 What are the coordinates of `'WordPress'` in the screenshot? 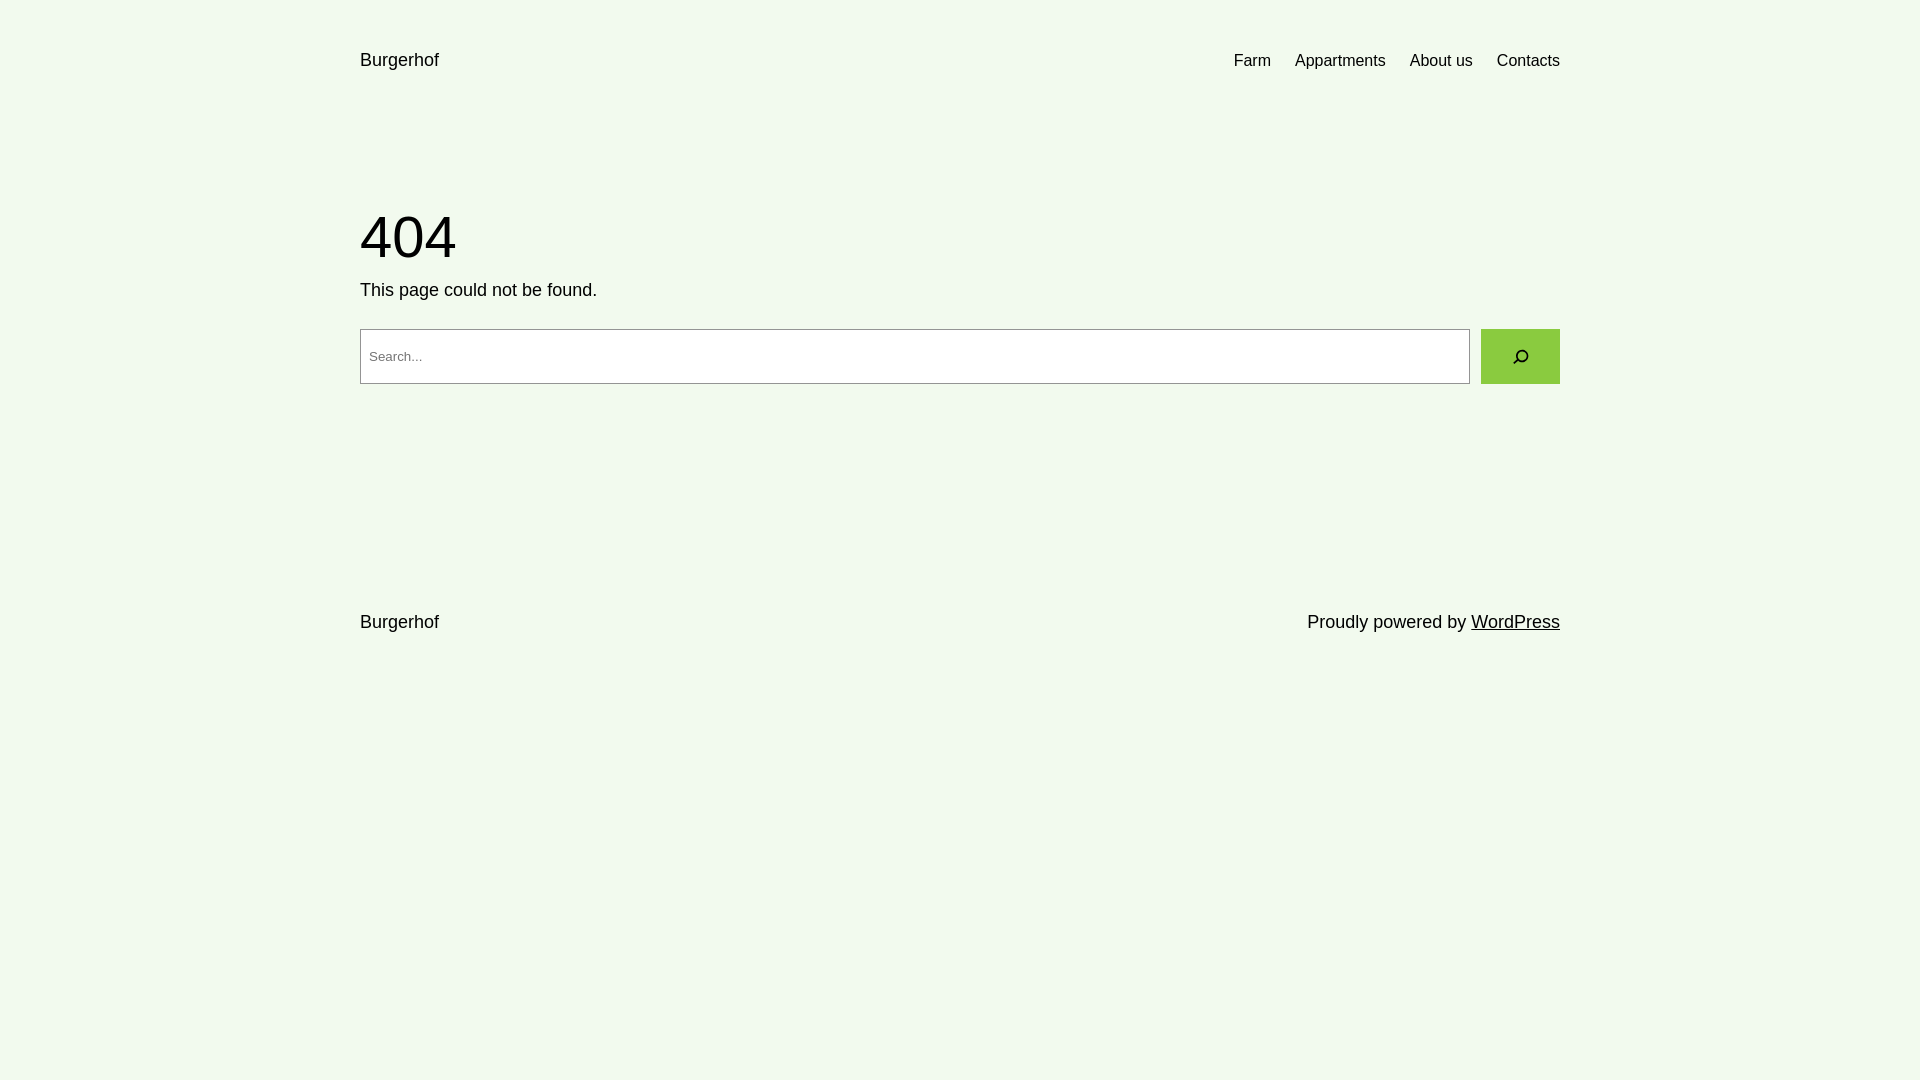 It's located at (1515, 620).